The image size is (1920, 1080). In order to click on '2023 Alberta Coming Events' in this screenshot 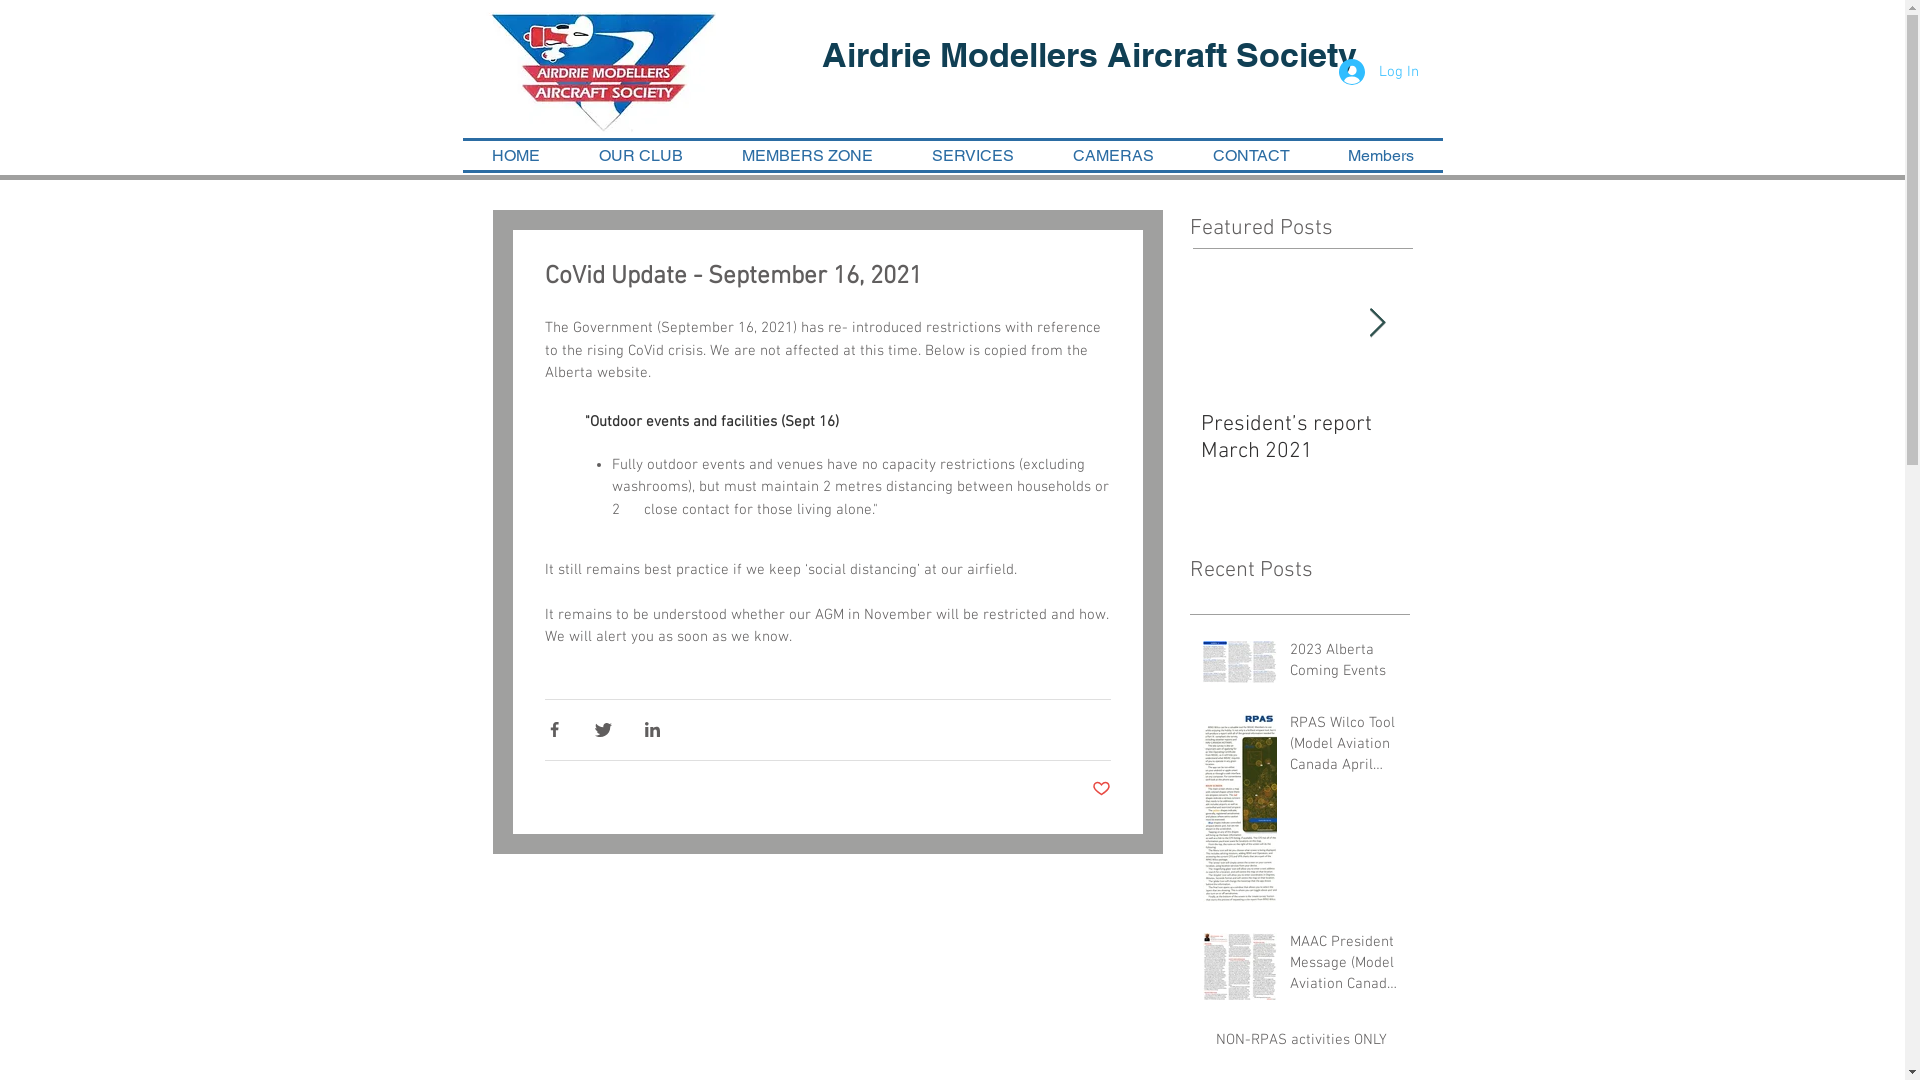, I will do `click(1344, 664)`.